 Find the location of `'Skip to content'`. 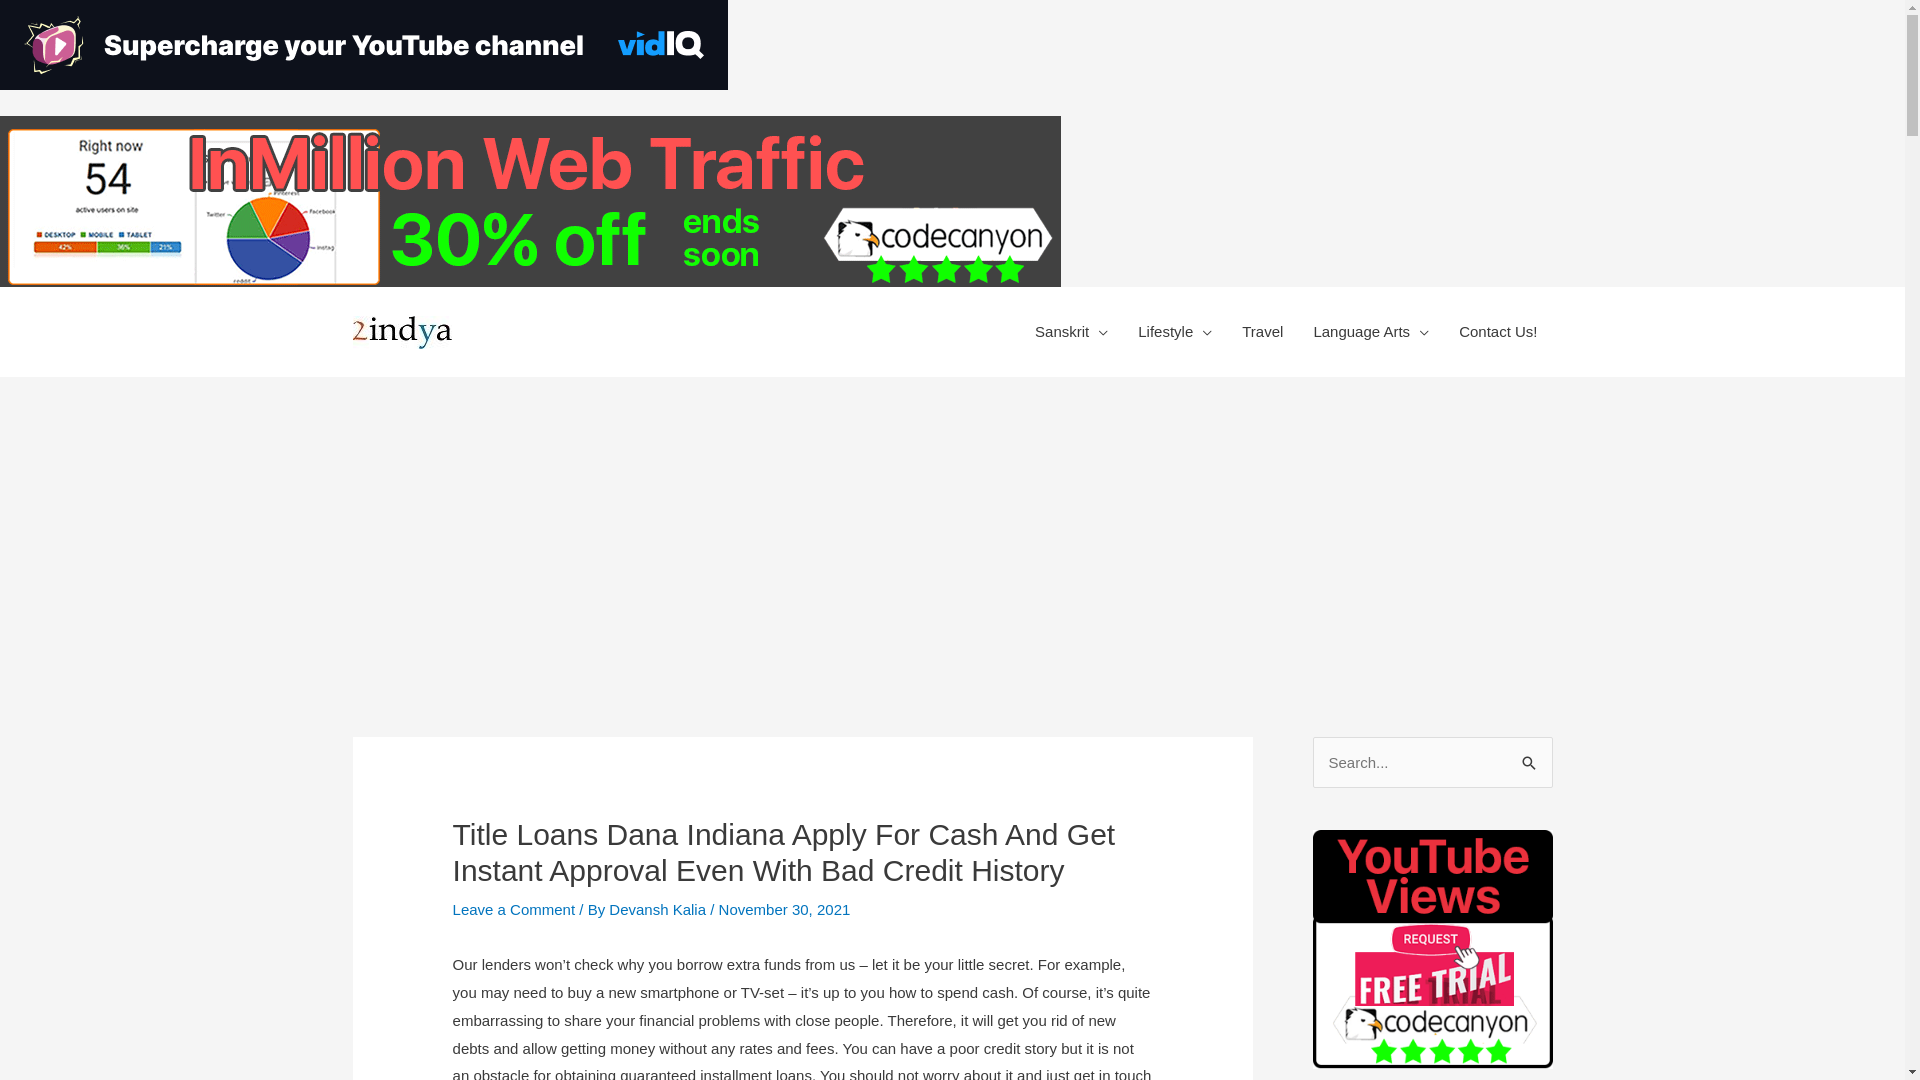

'Skip to content' is located at coordinates (1059, 115).